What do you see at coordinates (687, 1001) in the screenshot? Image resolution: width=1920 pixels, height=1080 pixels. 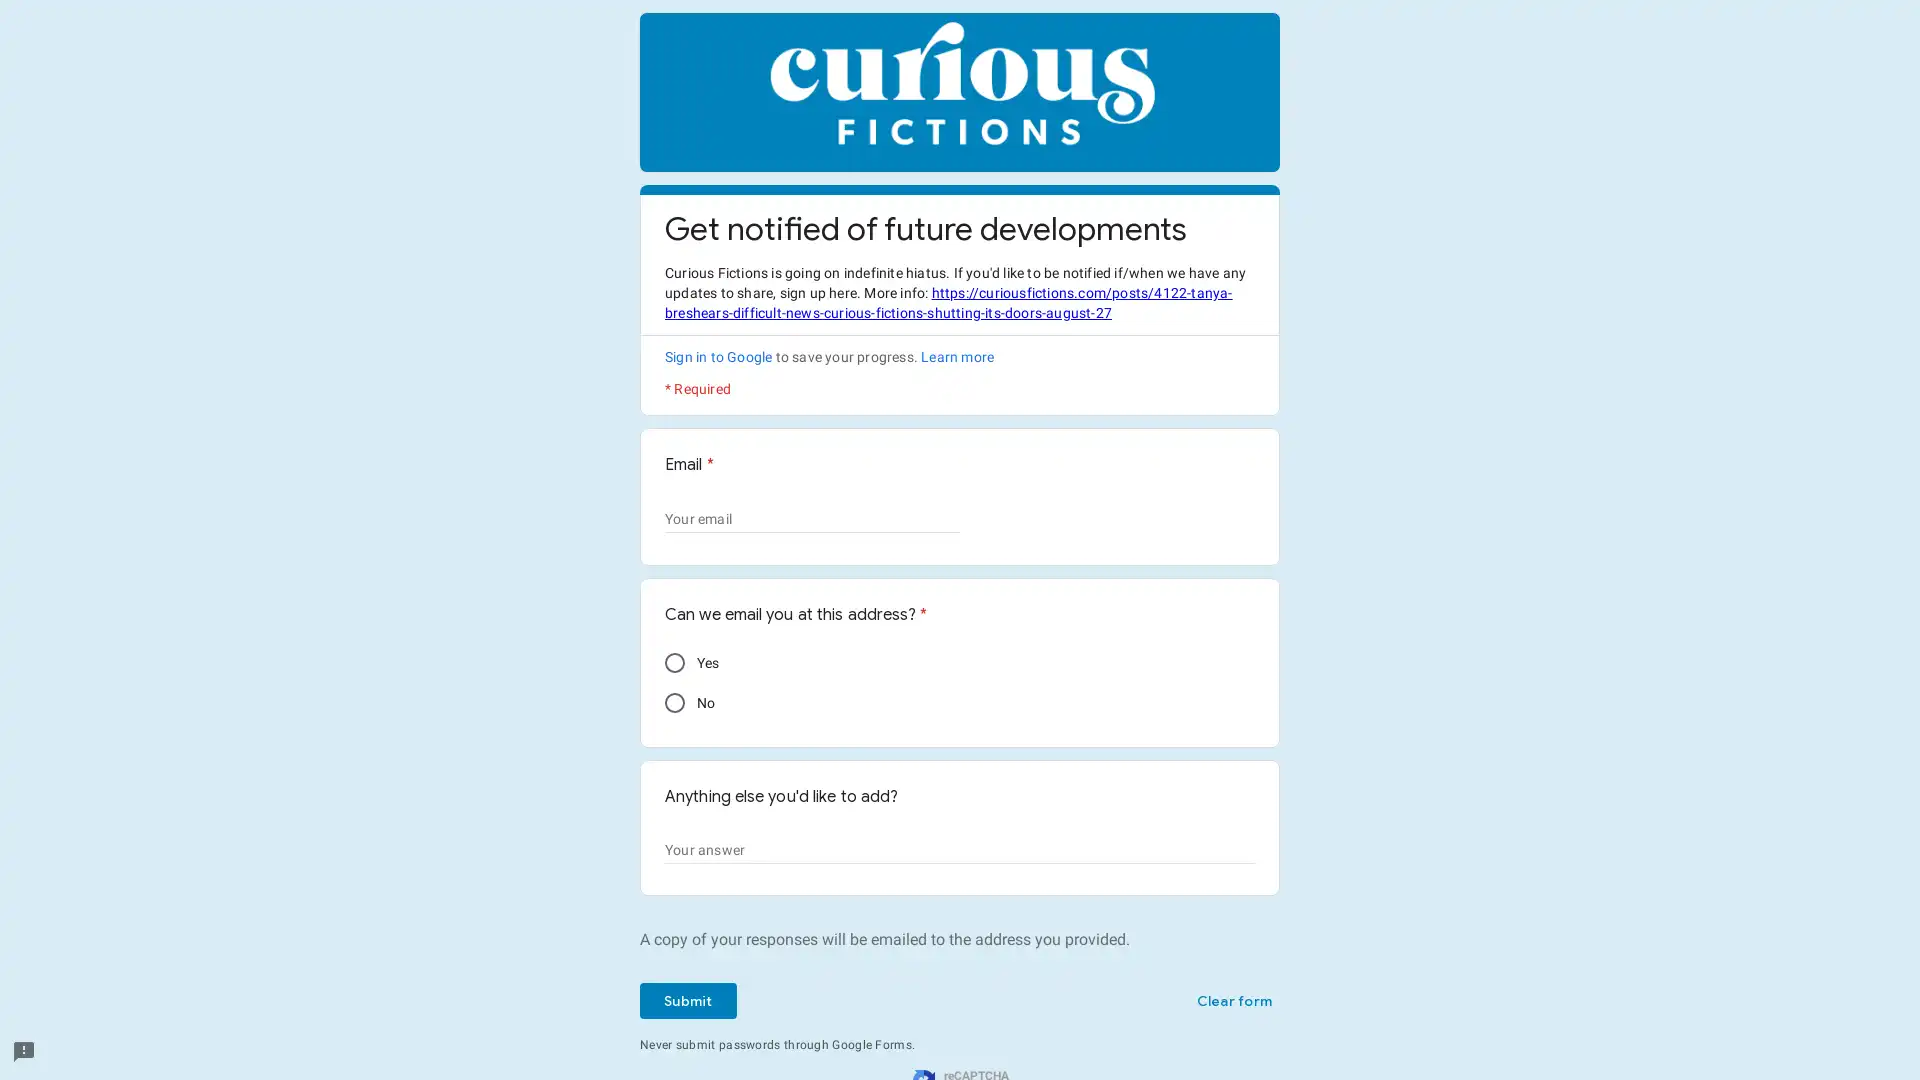 I see `Submit` at bounding box center [687, 1001].